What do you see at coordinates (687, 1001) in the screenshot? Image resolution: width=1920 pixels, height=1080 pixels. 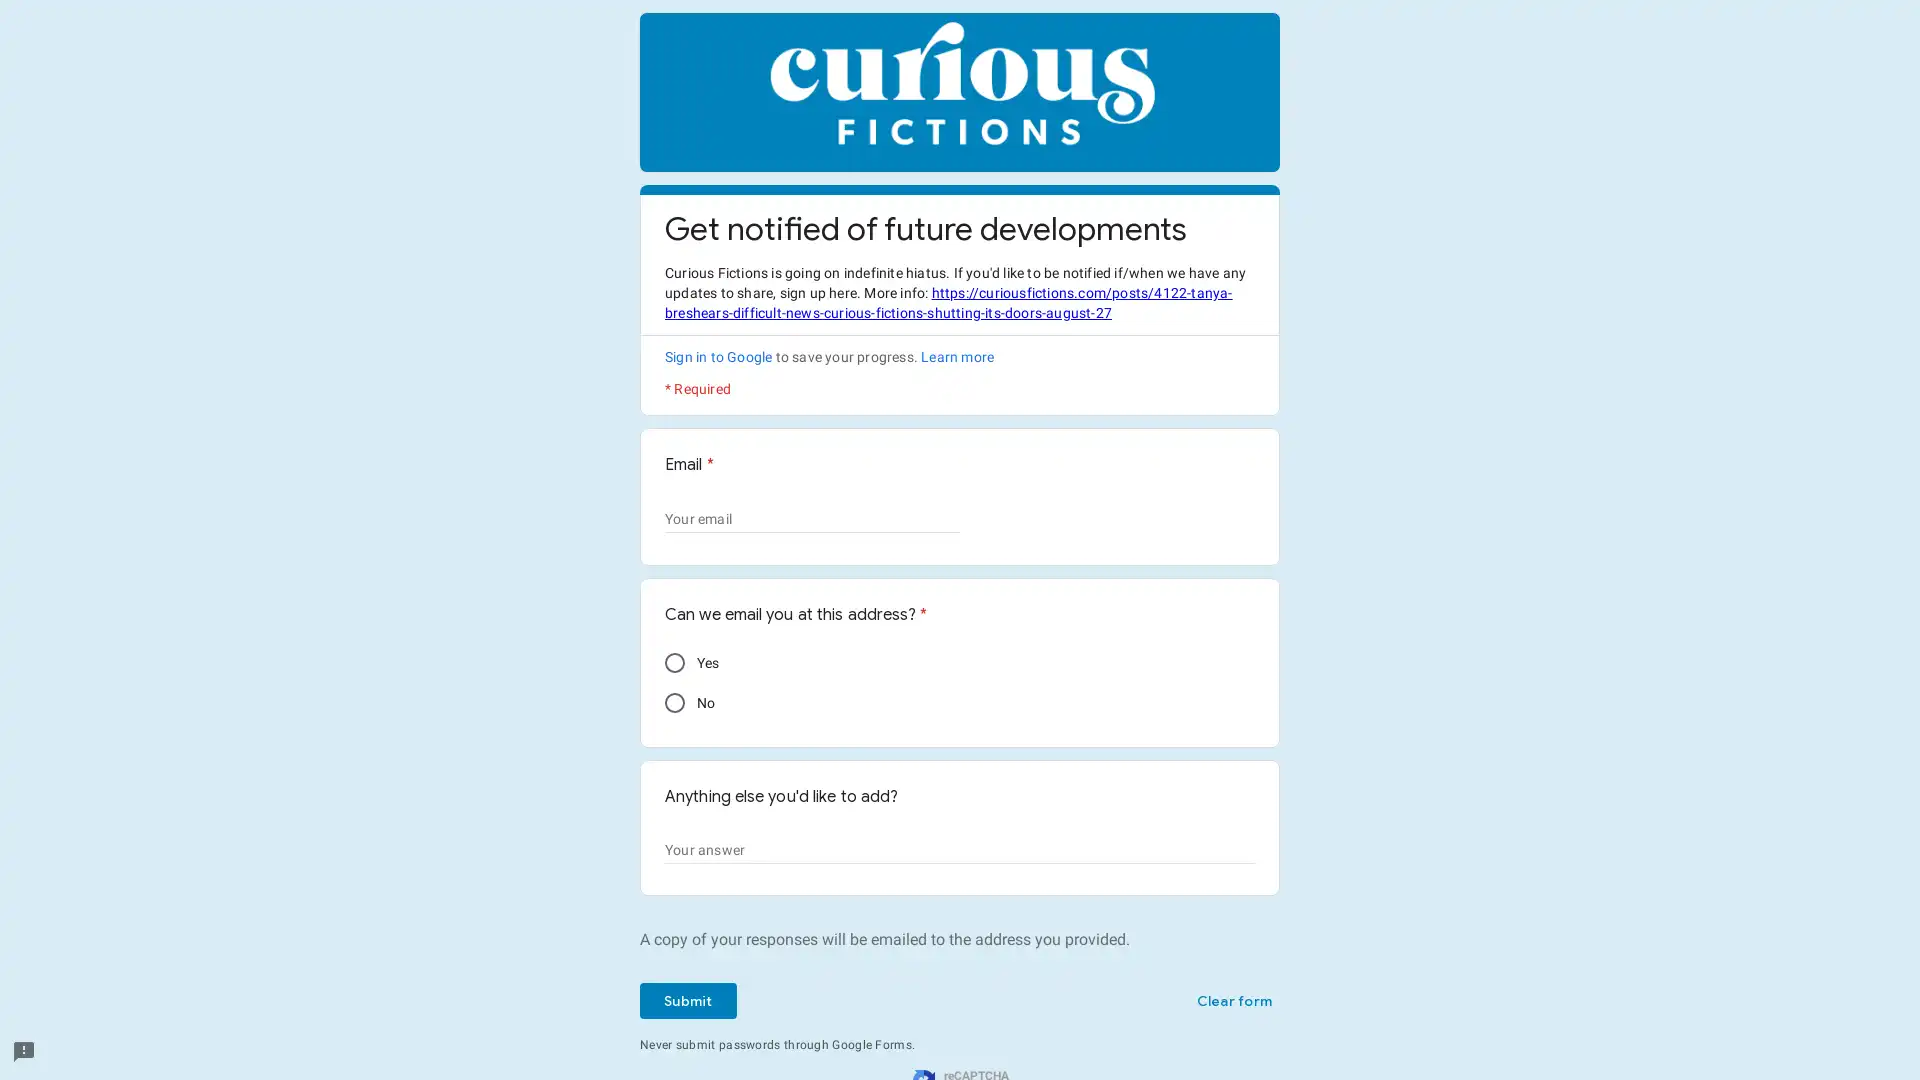 I see `Submit` at bounding box center [687, 1001].